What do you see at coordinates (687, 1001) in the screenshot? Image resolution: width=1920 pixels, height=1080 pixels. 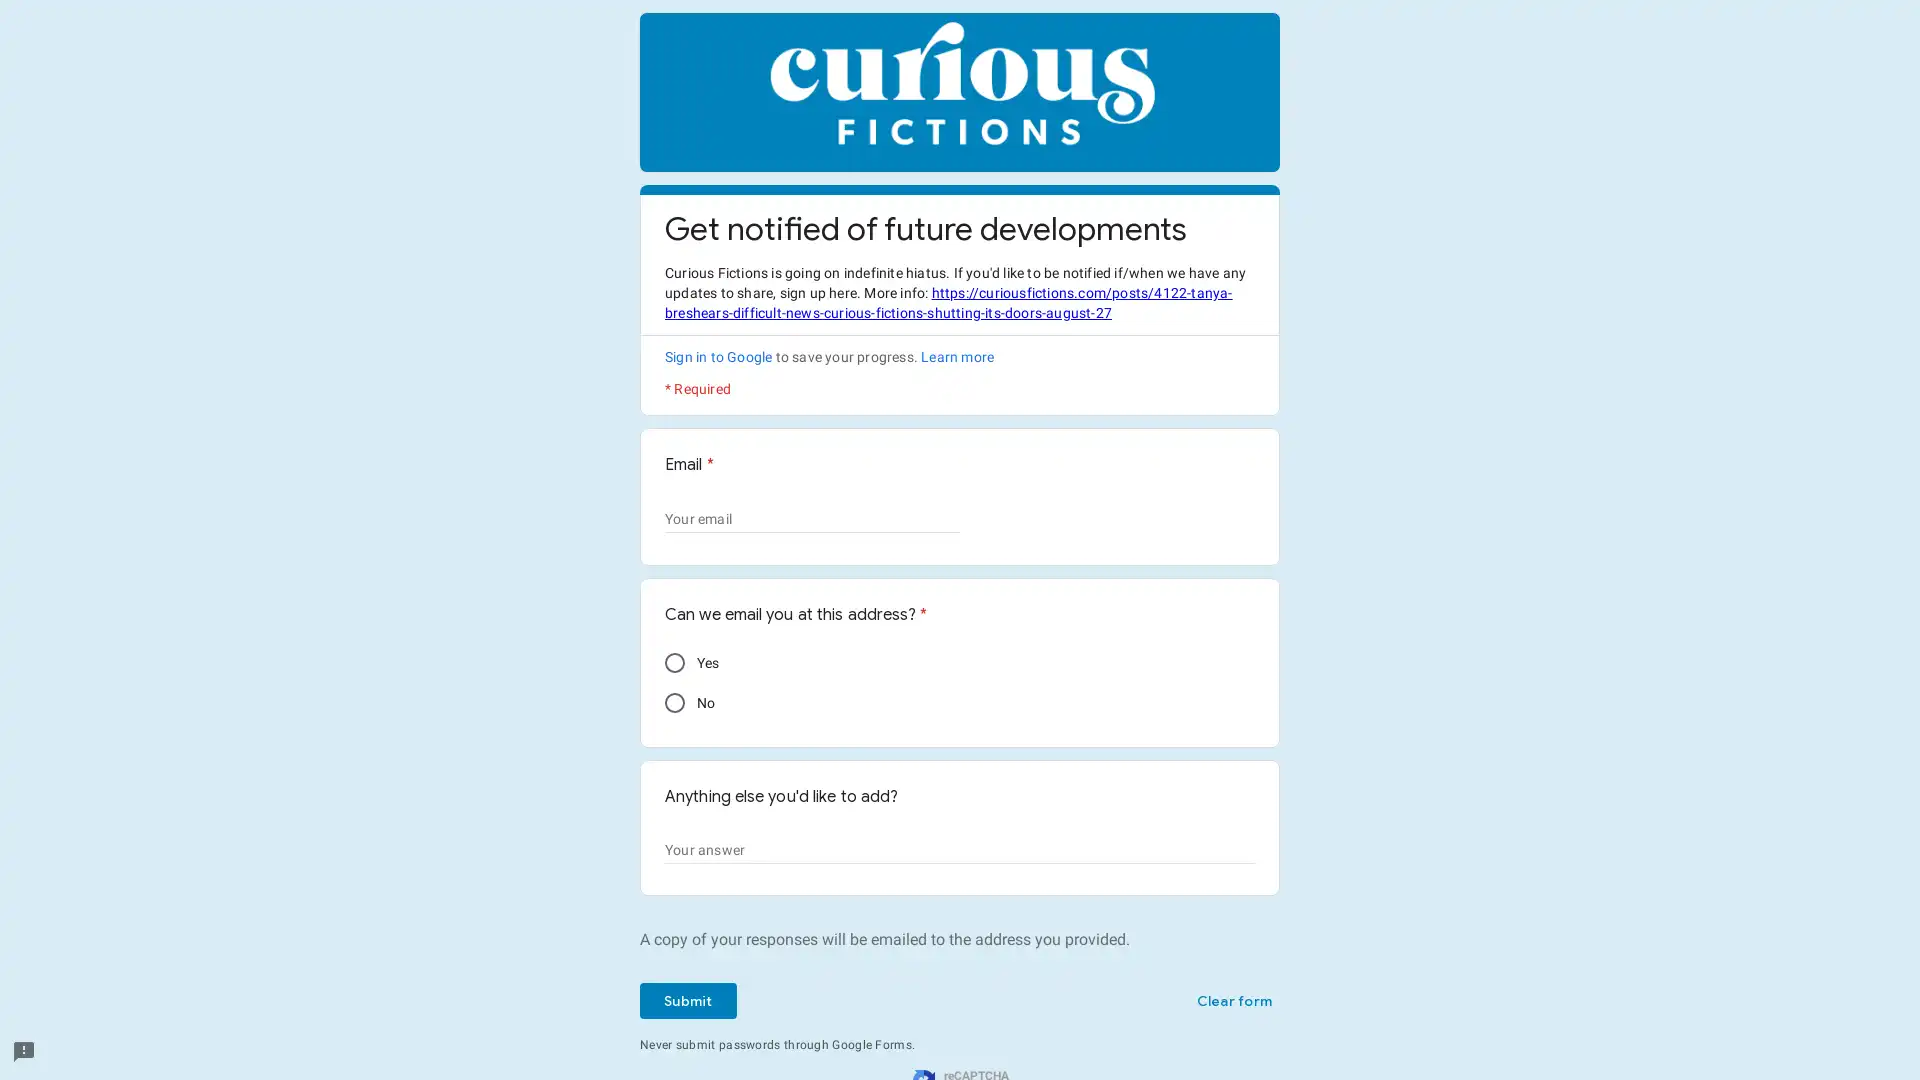 I see `Submit` at bounding box center [687, 1001].